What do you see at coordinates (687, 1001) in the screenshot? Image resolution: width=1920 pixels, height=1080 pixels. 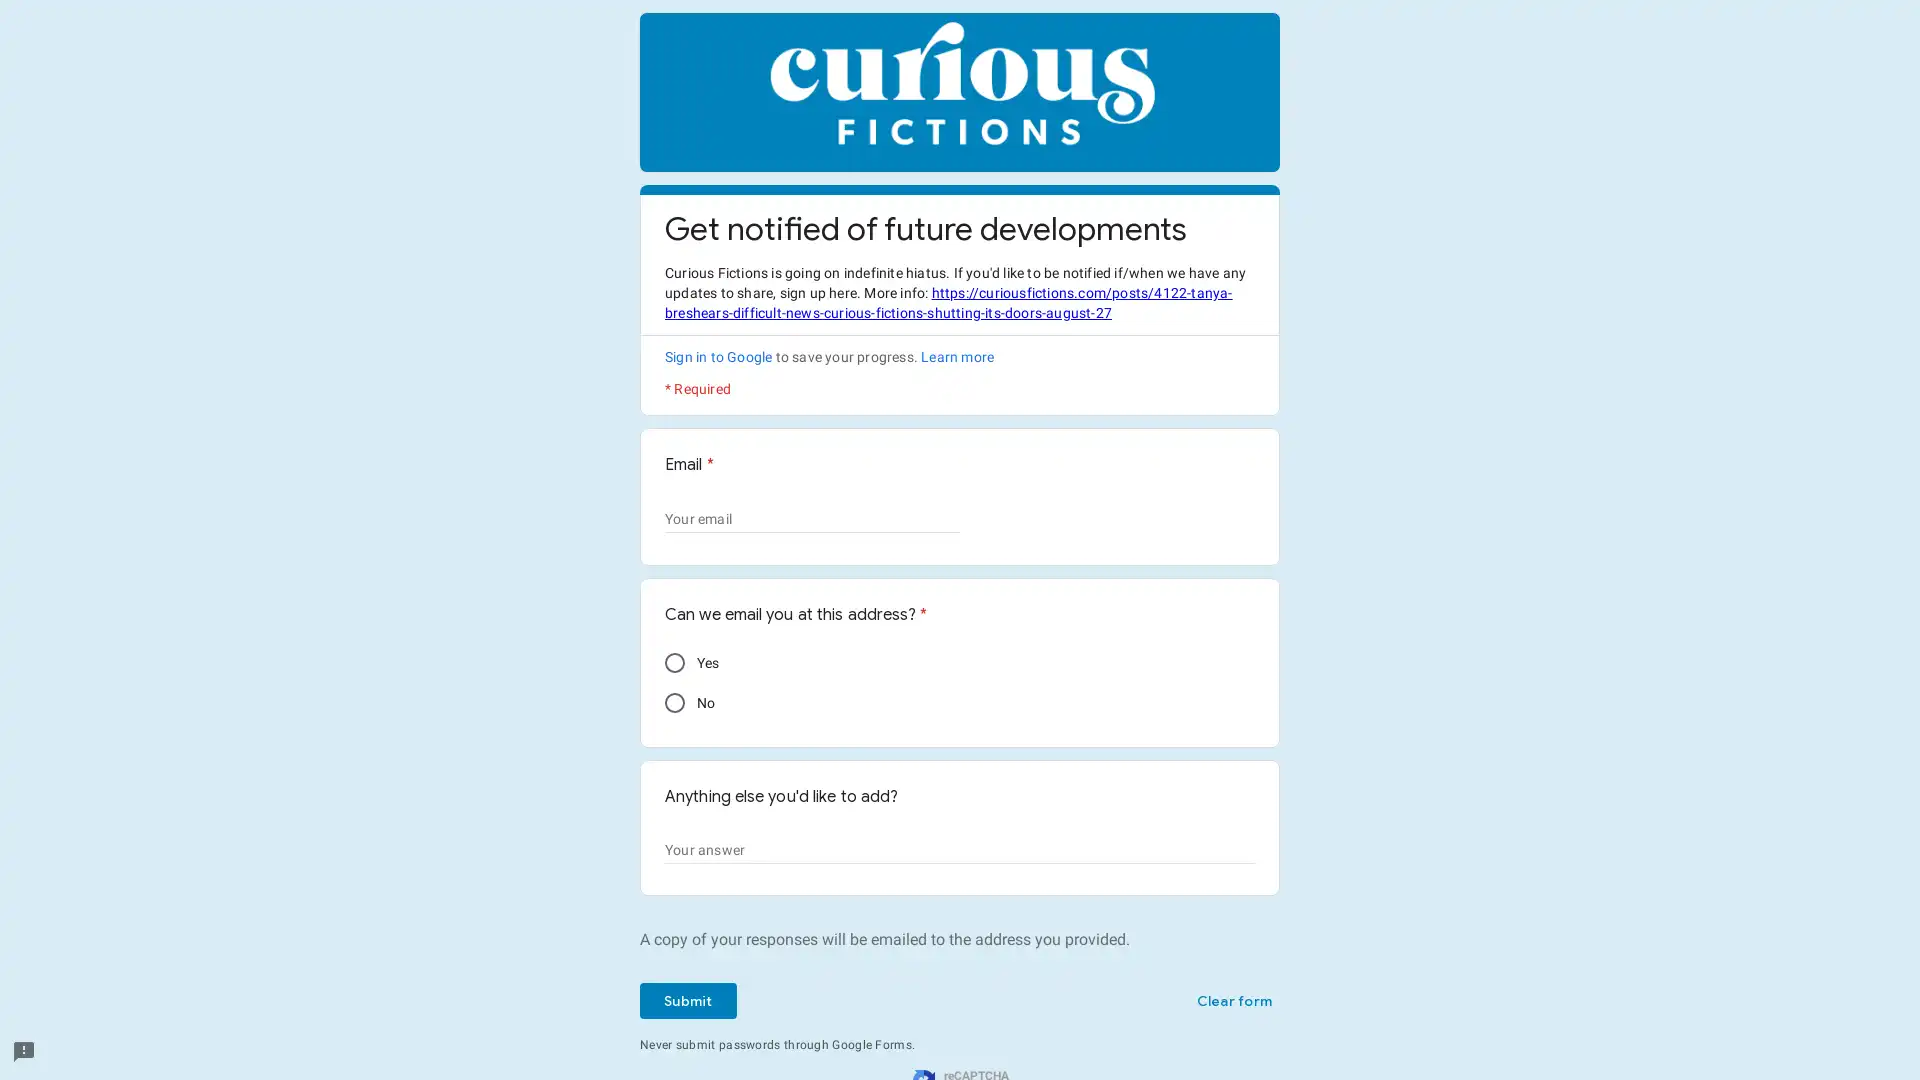 I see `Submit` at bounding box center [687, 1001].